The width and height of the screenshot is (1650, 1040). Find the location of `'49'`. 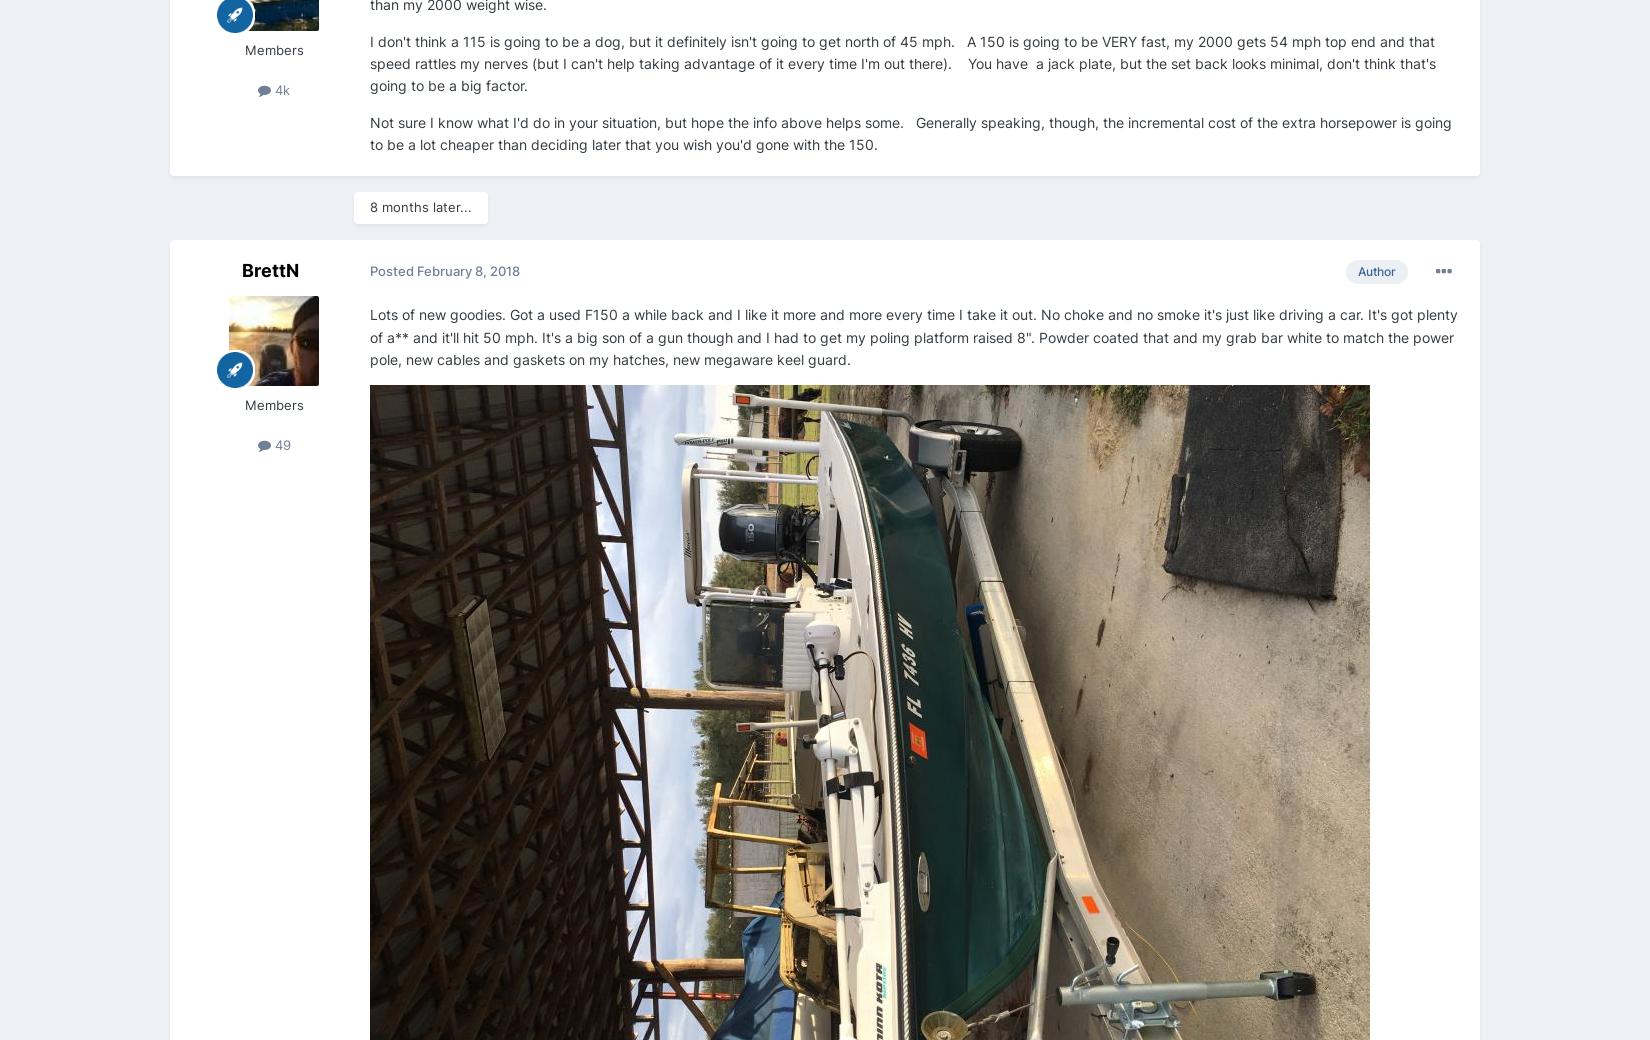

'49' is located at coordinates (280, 443).